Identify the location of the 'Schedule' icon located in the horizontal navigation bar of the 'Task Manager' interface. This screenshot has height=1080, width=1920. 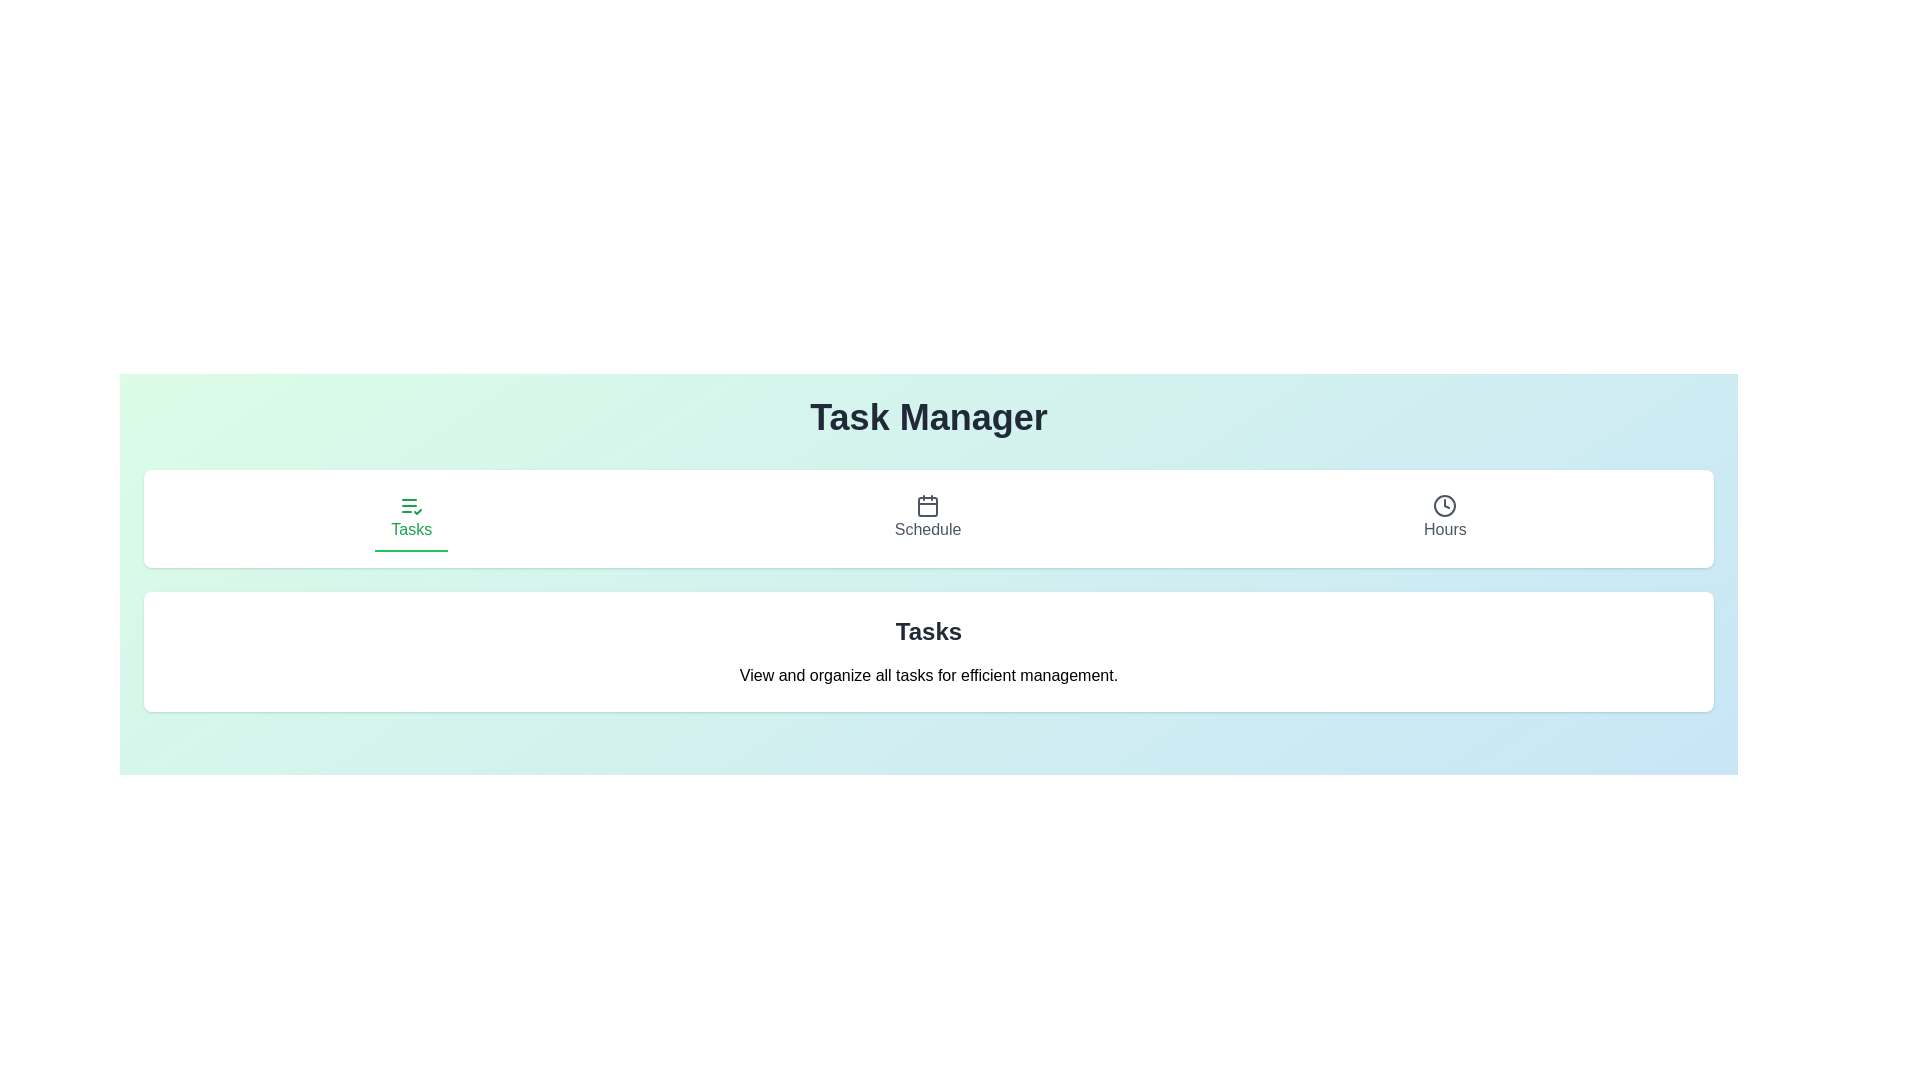
(927, 504).